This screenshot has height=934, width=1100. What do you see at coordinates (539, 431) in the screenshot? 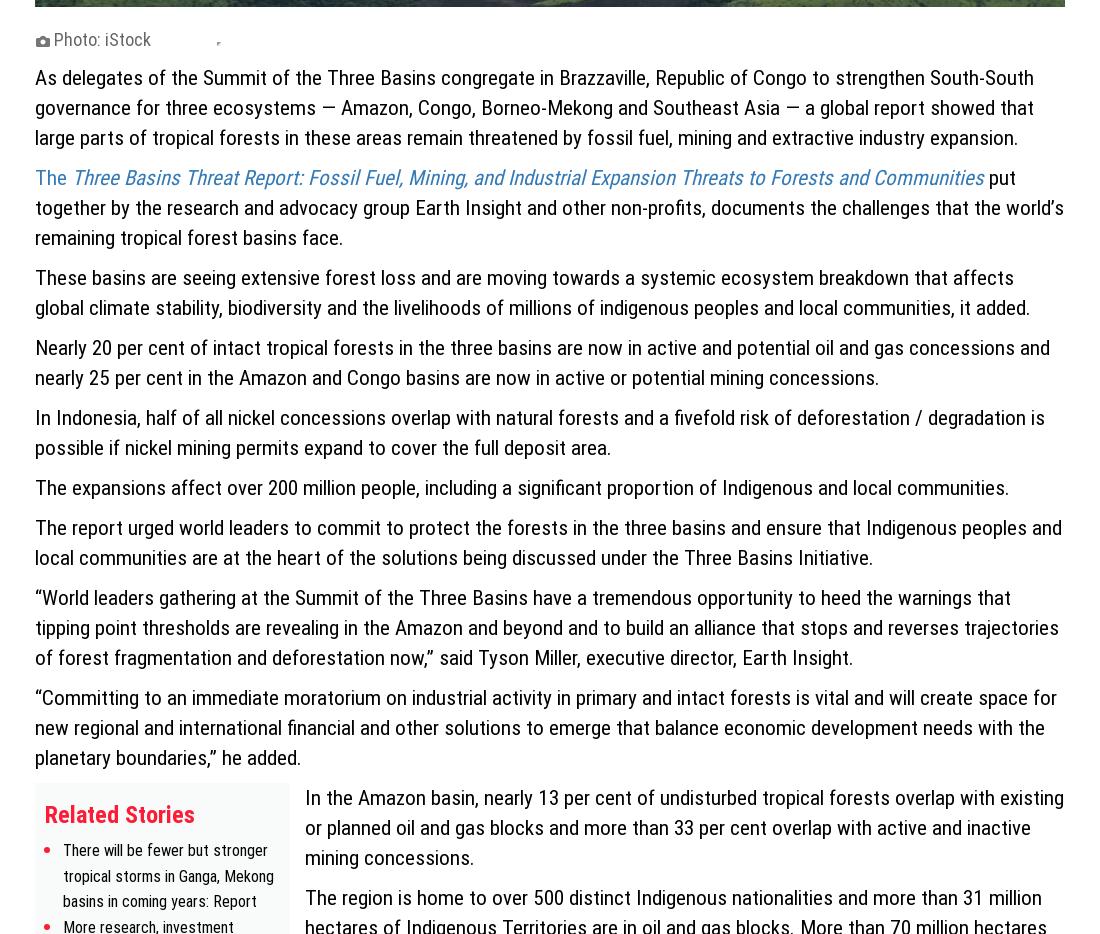
I see `'In Indonesia, half of all nickel concessions overlap with natural forests and a fivefold risk of deforestation / degradation is possible if nickel mining permits expand to cover the full deposit area.'` at bounding box center [539, 431].